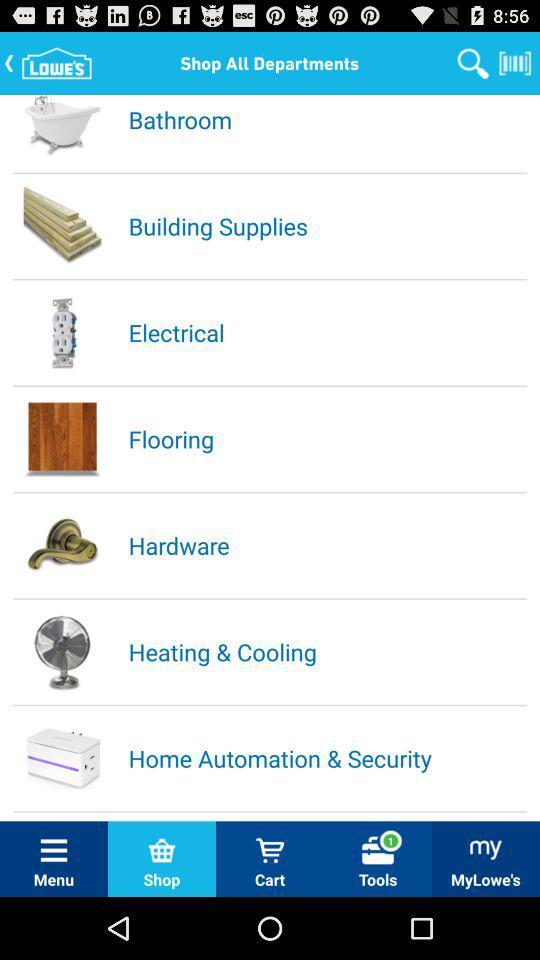 This screenshot has height=960, width=540. I want to click on the icon below the building supplies, so click(326, 332).